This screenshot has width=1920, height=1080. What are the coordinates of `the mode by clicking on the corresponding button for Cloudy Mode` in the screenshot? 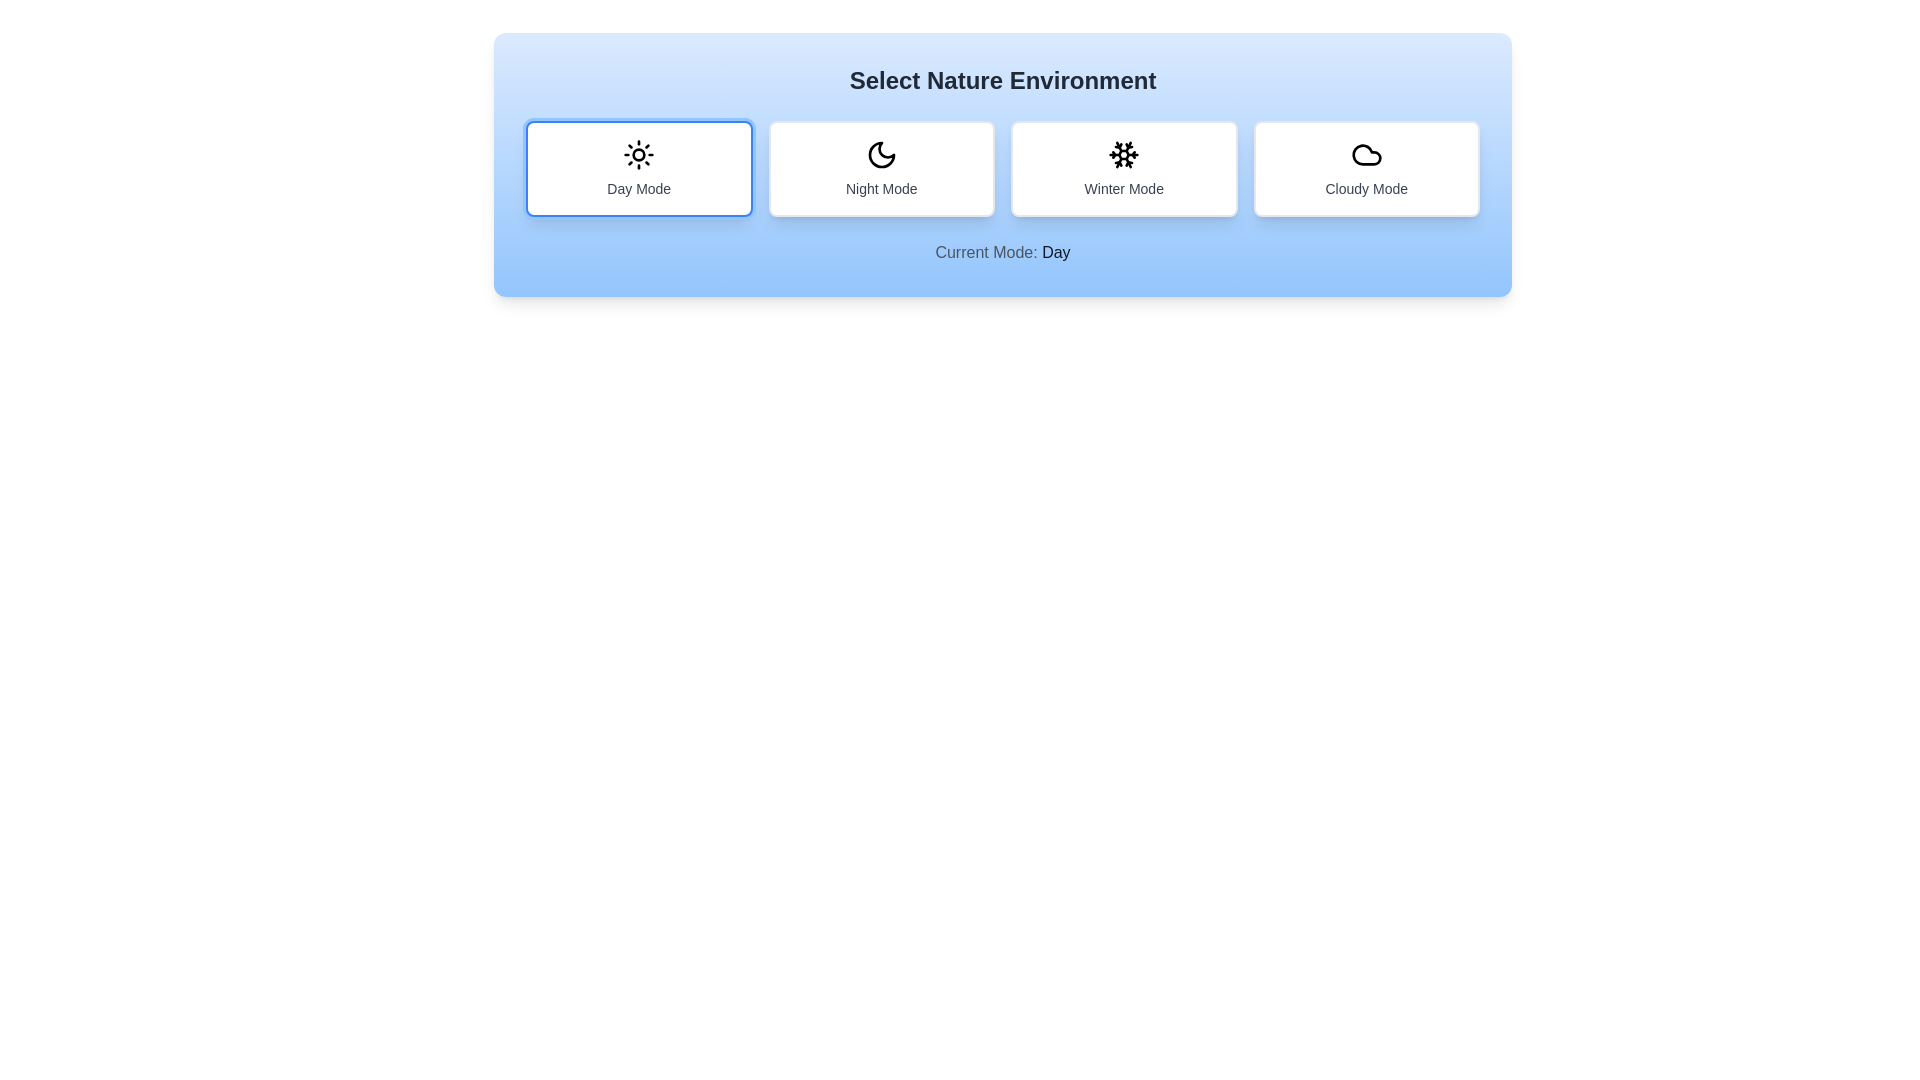 It's located at (1365, 168).